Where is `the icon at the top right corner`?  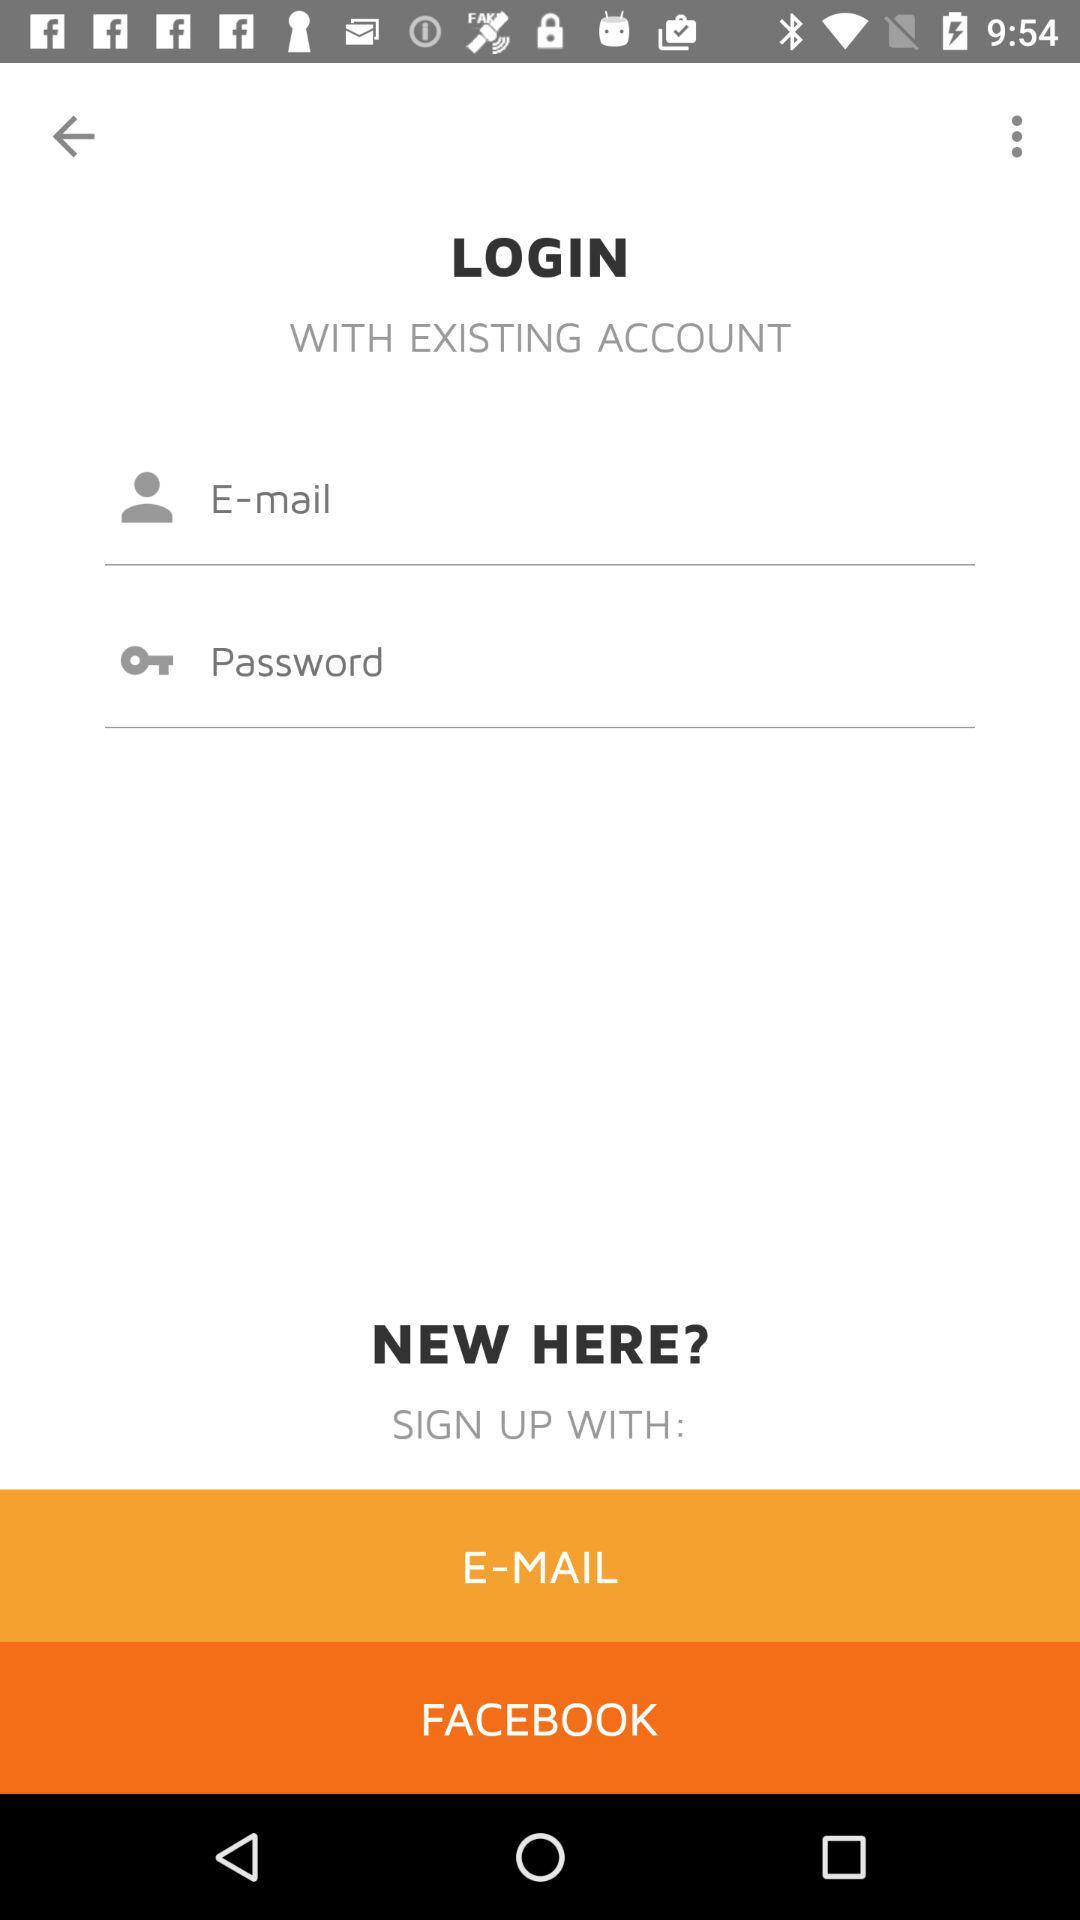 the icon at the top right corner is located at coordinates (1017, 135).